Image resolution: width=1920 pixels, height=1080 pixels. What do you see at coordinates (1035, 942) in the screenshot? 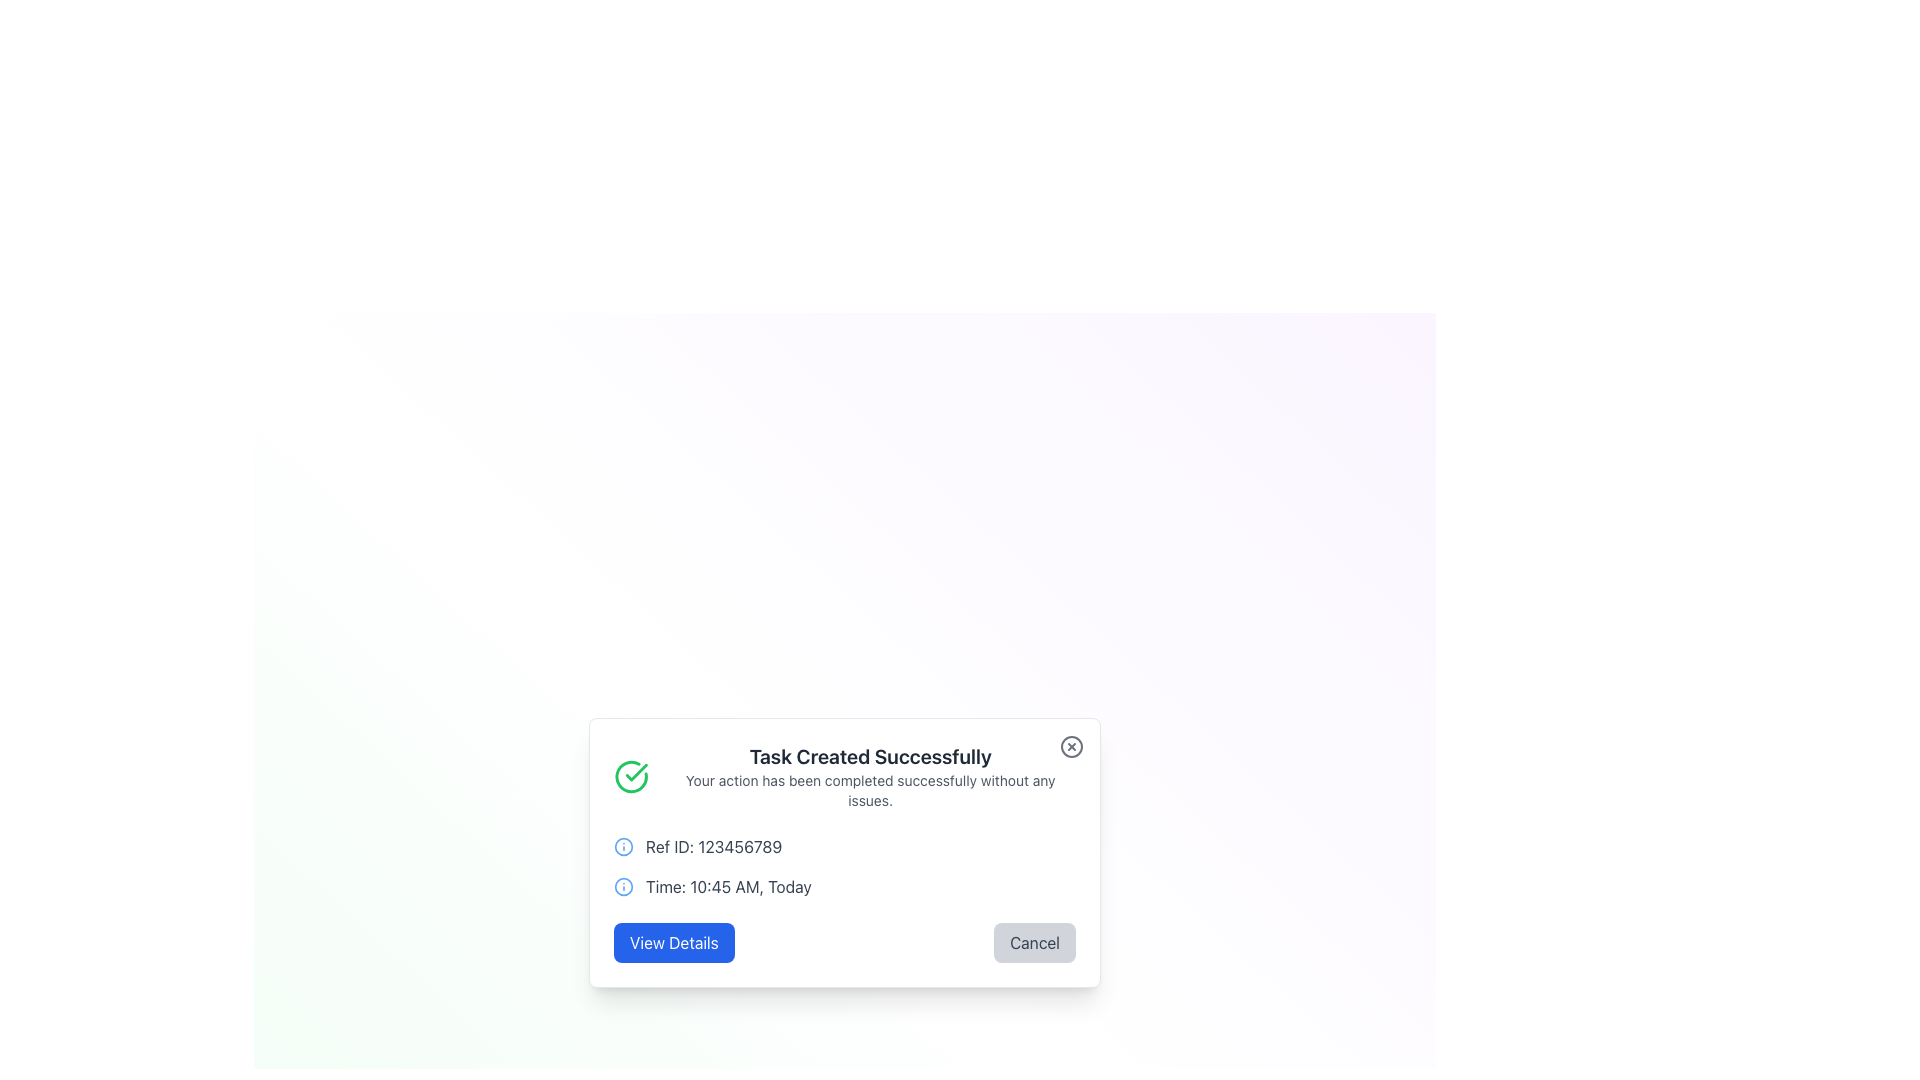
I see `the cancel button located at the bottom-right corner of the semi-transparent dialog box, positioned directly to the right of the 'View Details' button` at bounding box center [1035, 942].